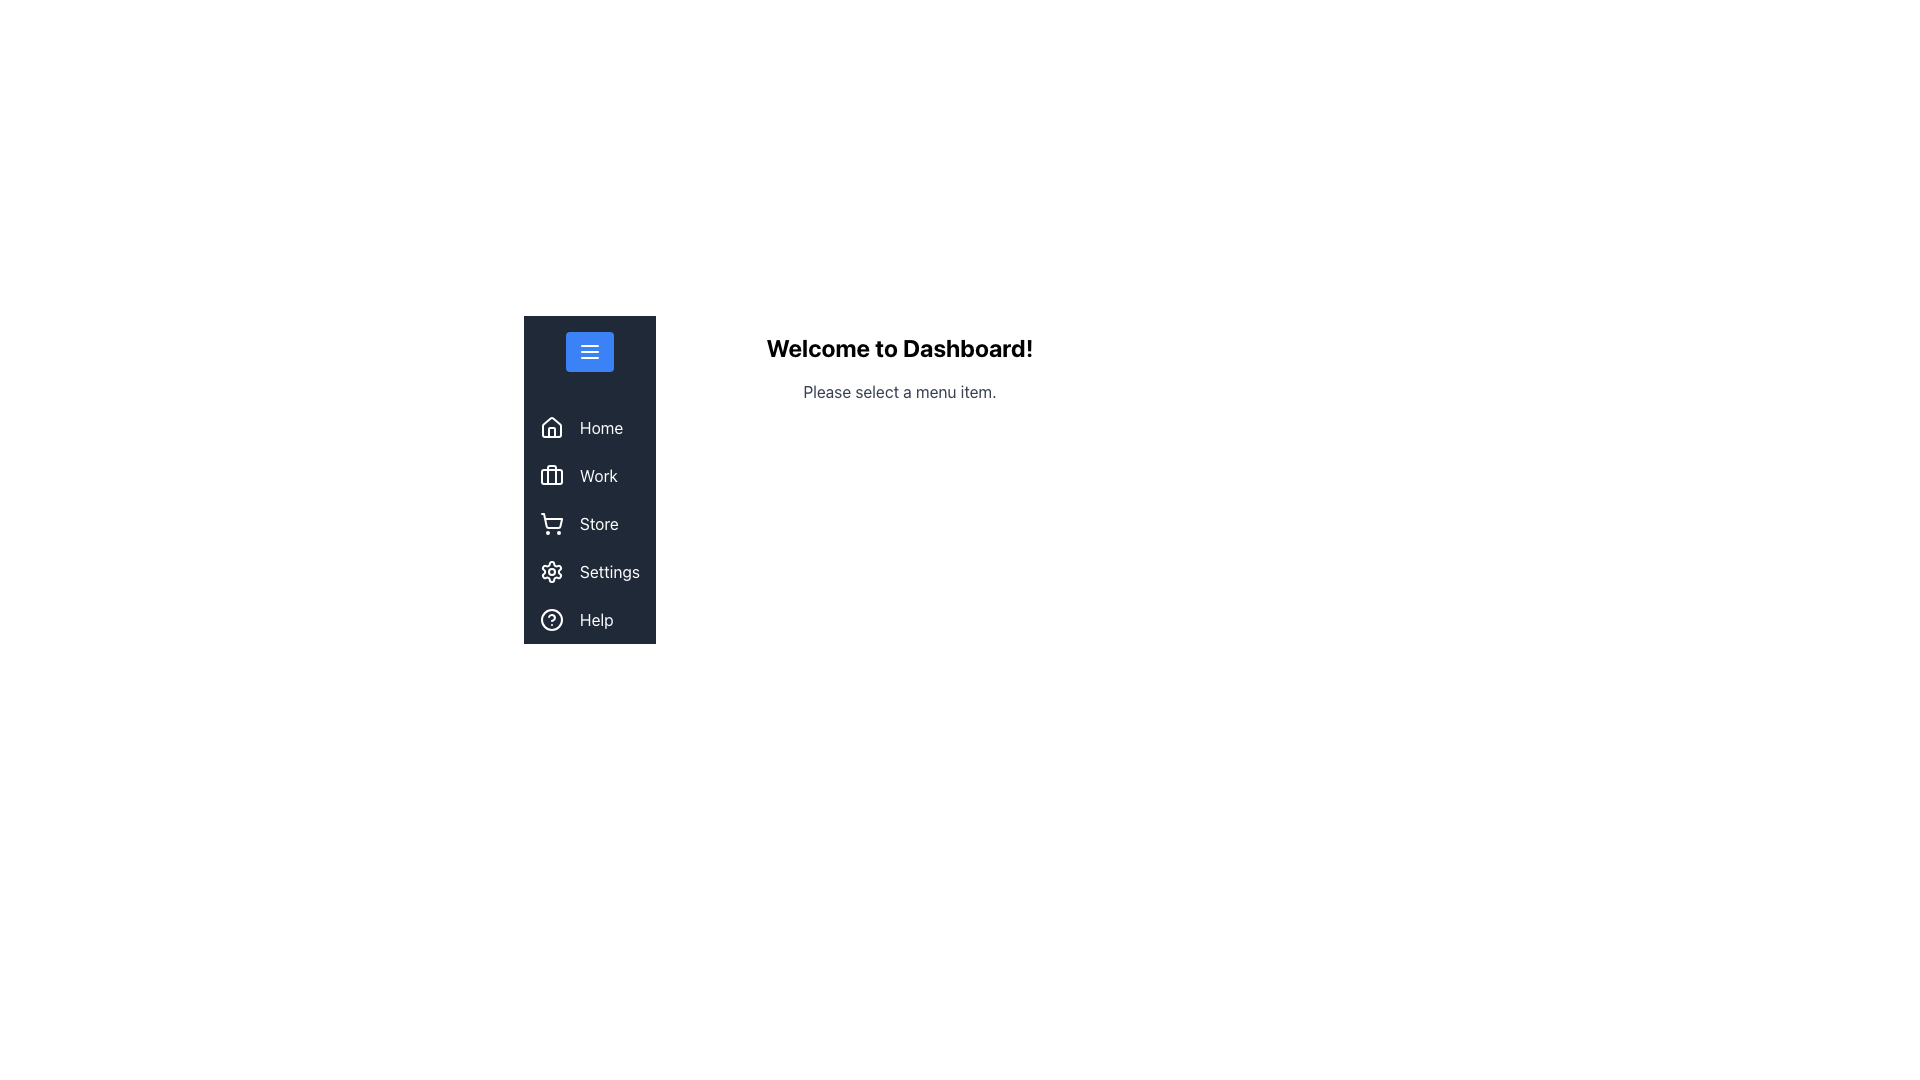 The image size is (1920, 1080). What do you see at coordinates (552, 426) in the screenshot?
I see `the house icon located at the top of the vertical navigation bar in the left panel, which serves as a marker to navigate to the 'Home' section of the application` at bounding box center [552, 426].